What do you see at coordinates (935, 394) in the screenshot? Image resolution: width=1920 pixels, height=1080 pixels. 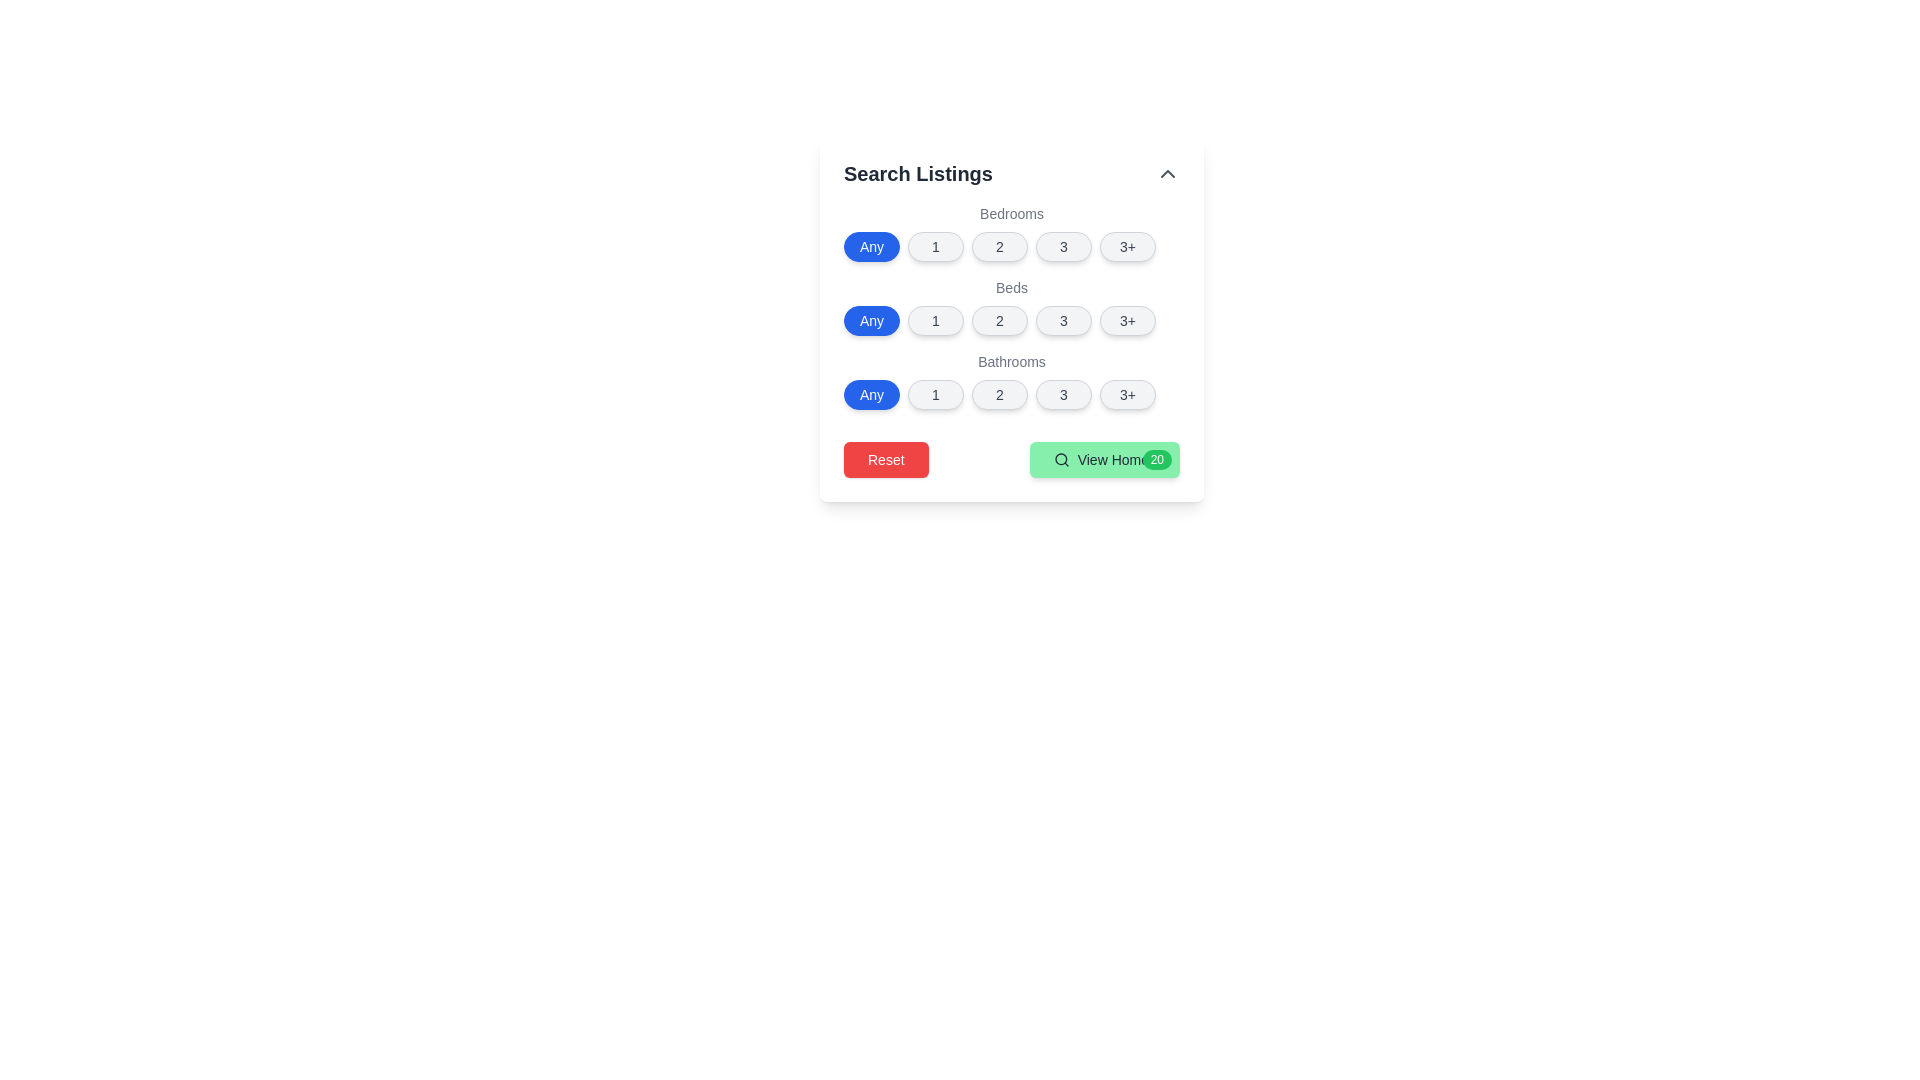 I see `the circular button with a light gray background and the number '1' centered within it, located under the 'Bathrooms' section, to interact with it` at bounding box center [935, 394].